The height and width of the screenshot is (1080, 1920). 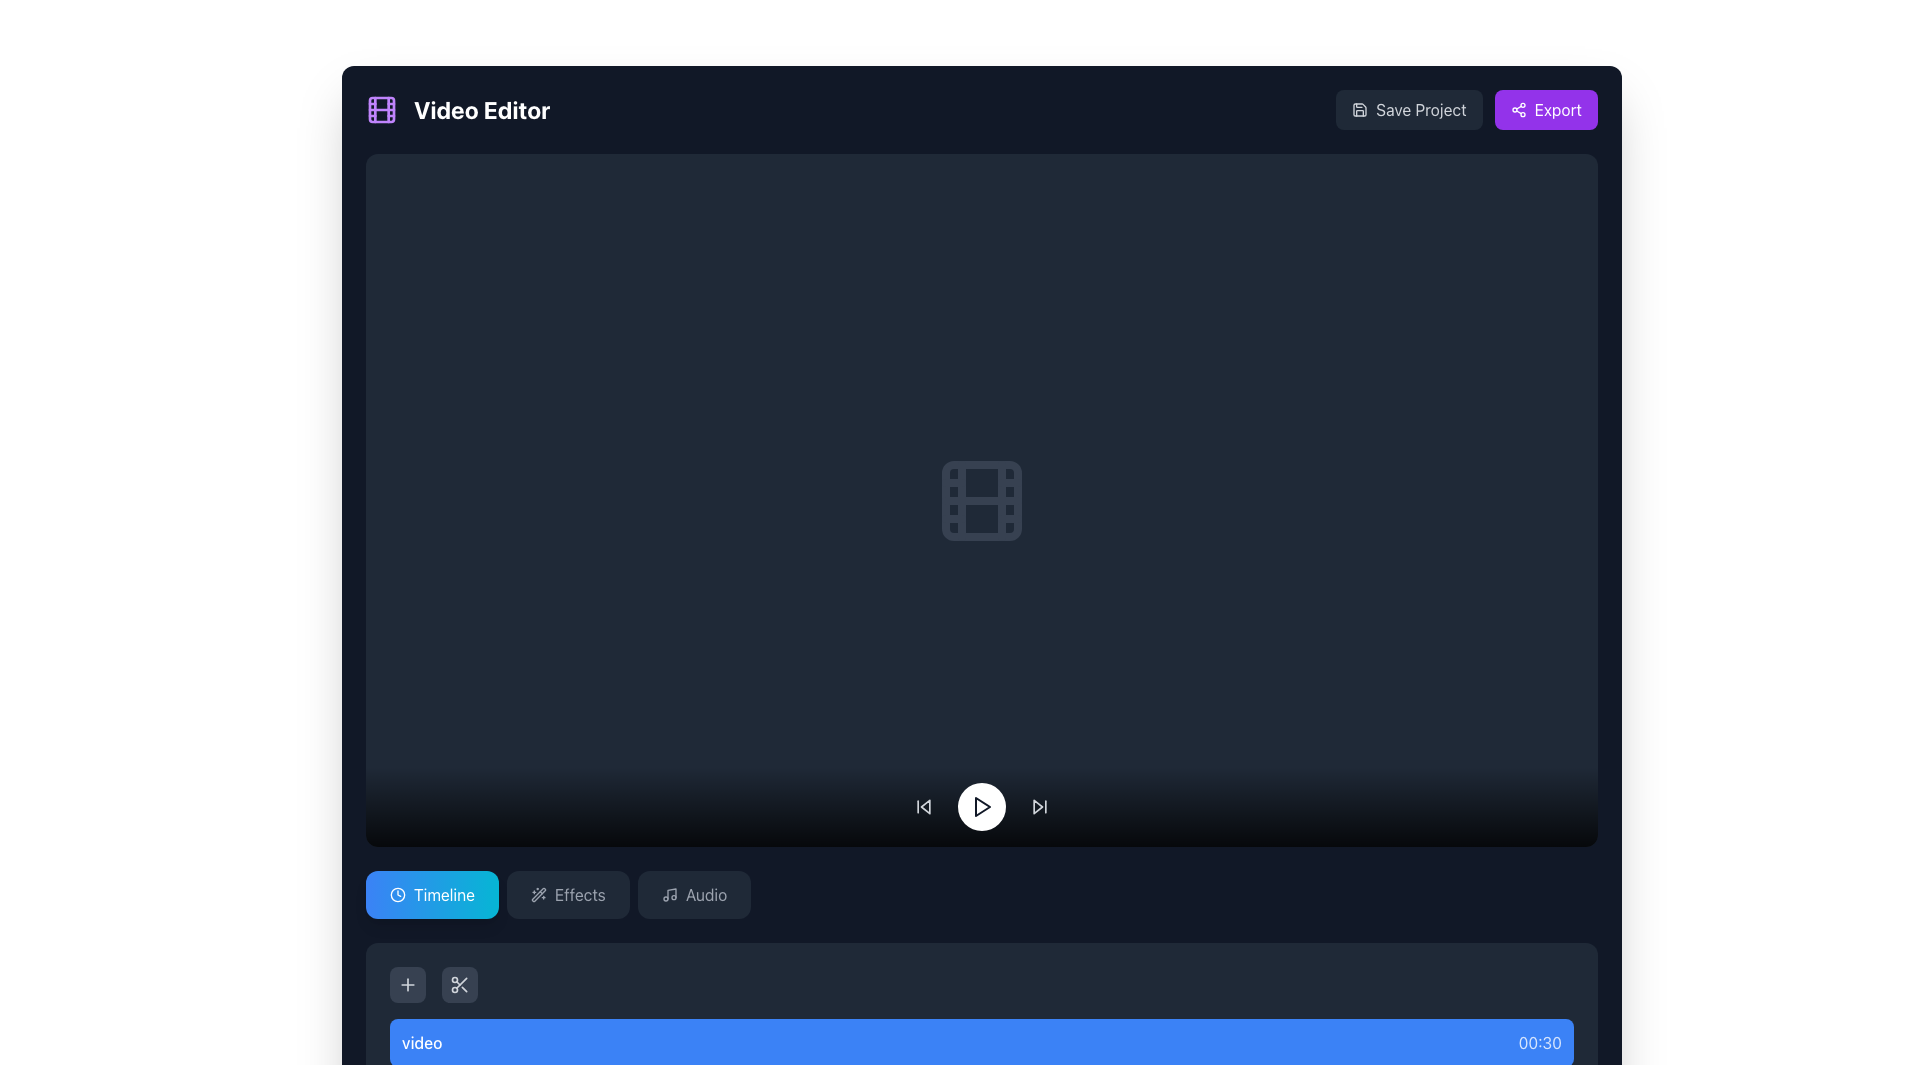 I want to click on the skip-forward button, which is an icon with a rightward arrow located in the horizontal control bar at the bottom of the interface, to skip forward, so click(x=1040, y=805).